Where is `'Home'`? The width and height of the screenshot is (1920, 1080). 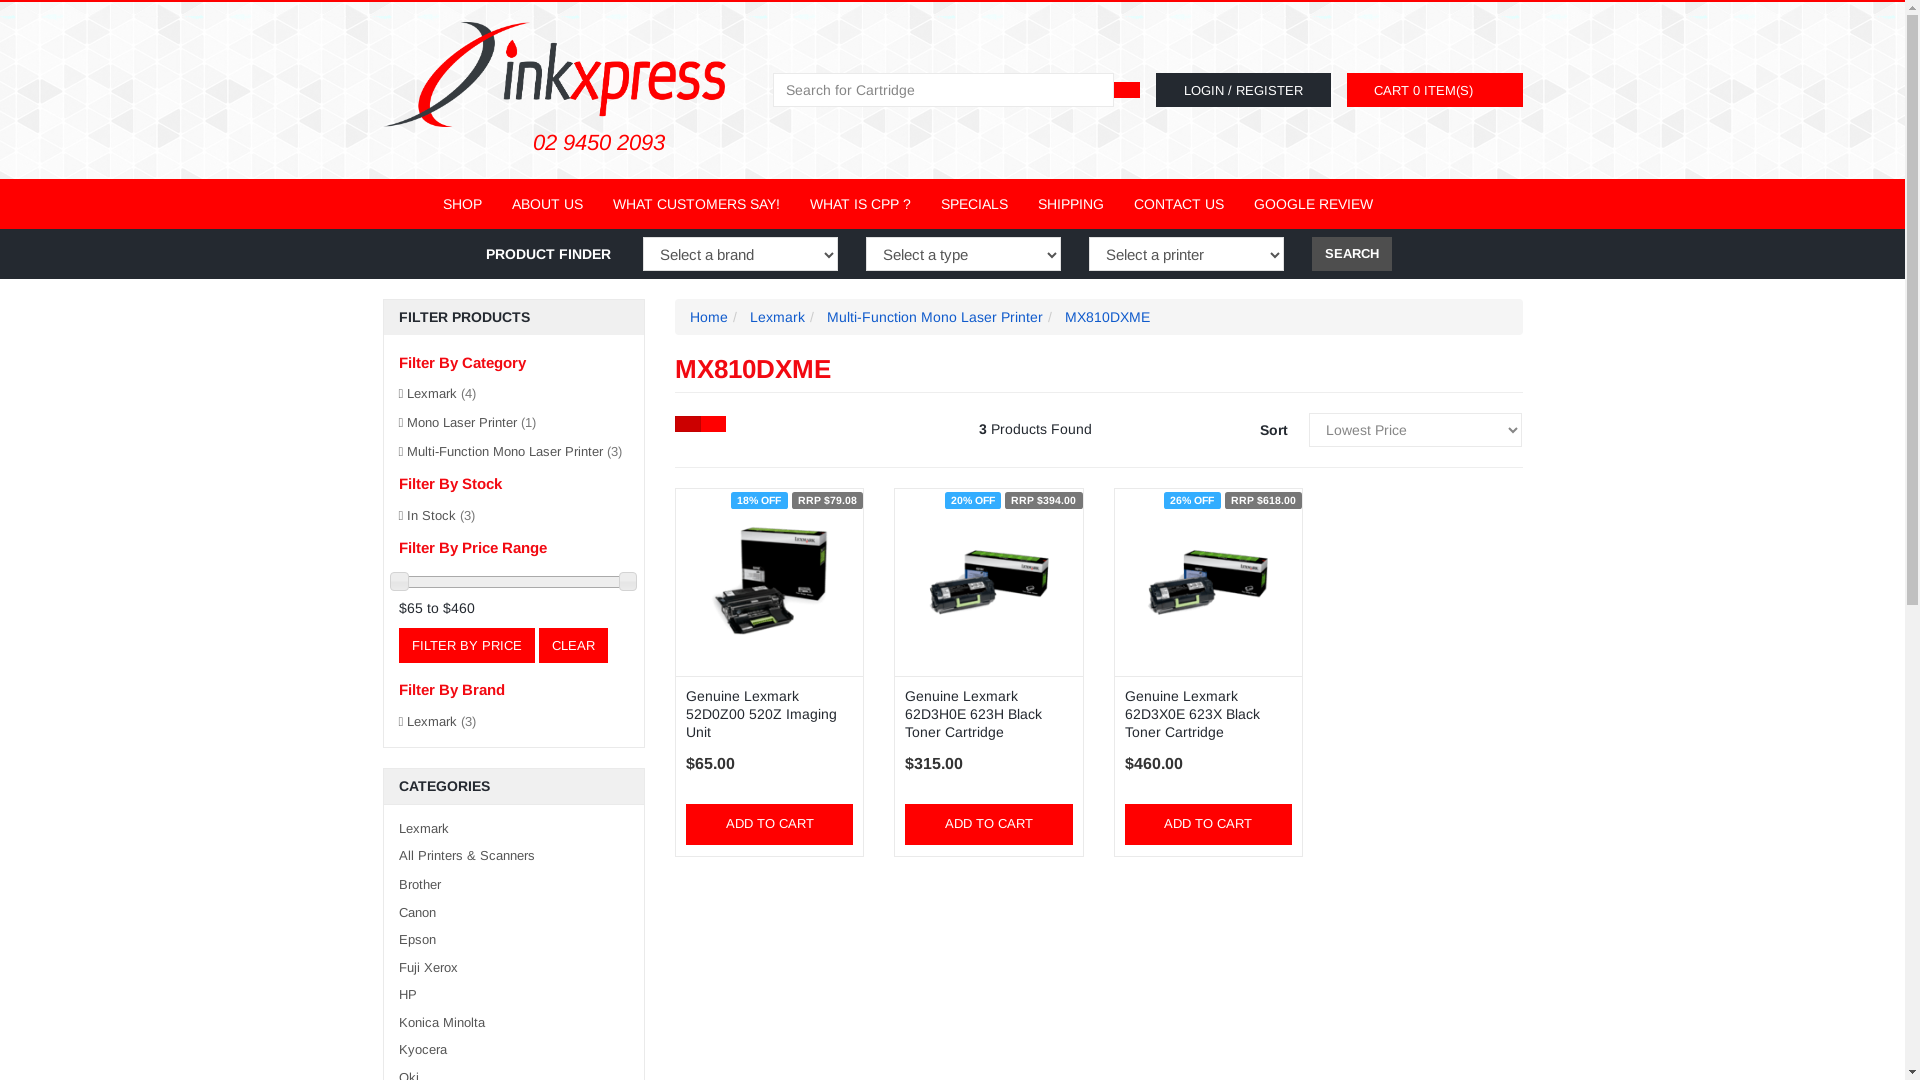
'Home' is located at coordinates (709, 315).